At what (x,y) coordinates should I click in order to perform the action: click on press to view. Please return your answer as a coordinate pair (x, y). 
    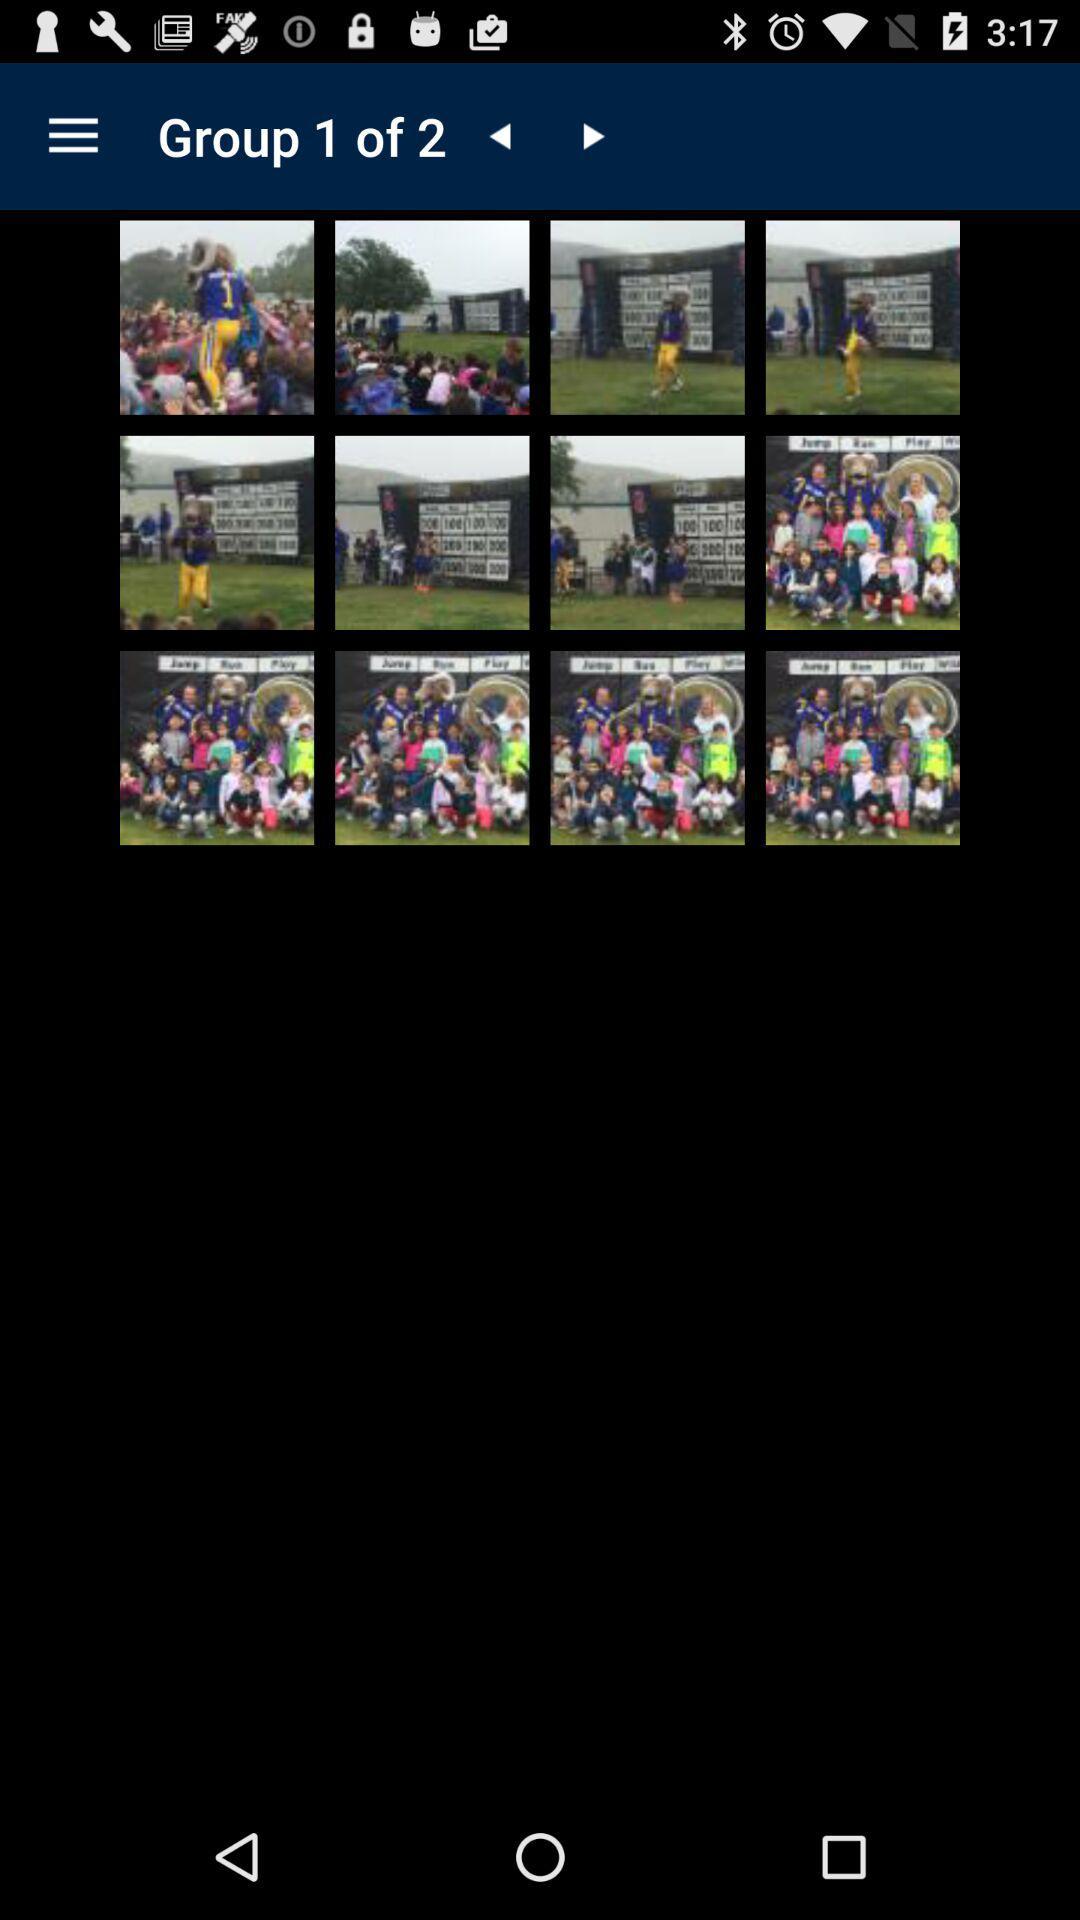
    Looking at the image, I should click on (861, 747).